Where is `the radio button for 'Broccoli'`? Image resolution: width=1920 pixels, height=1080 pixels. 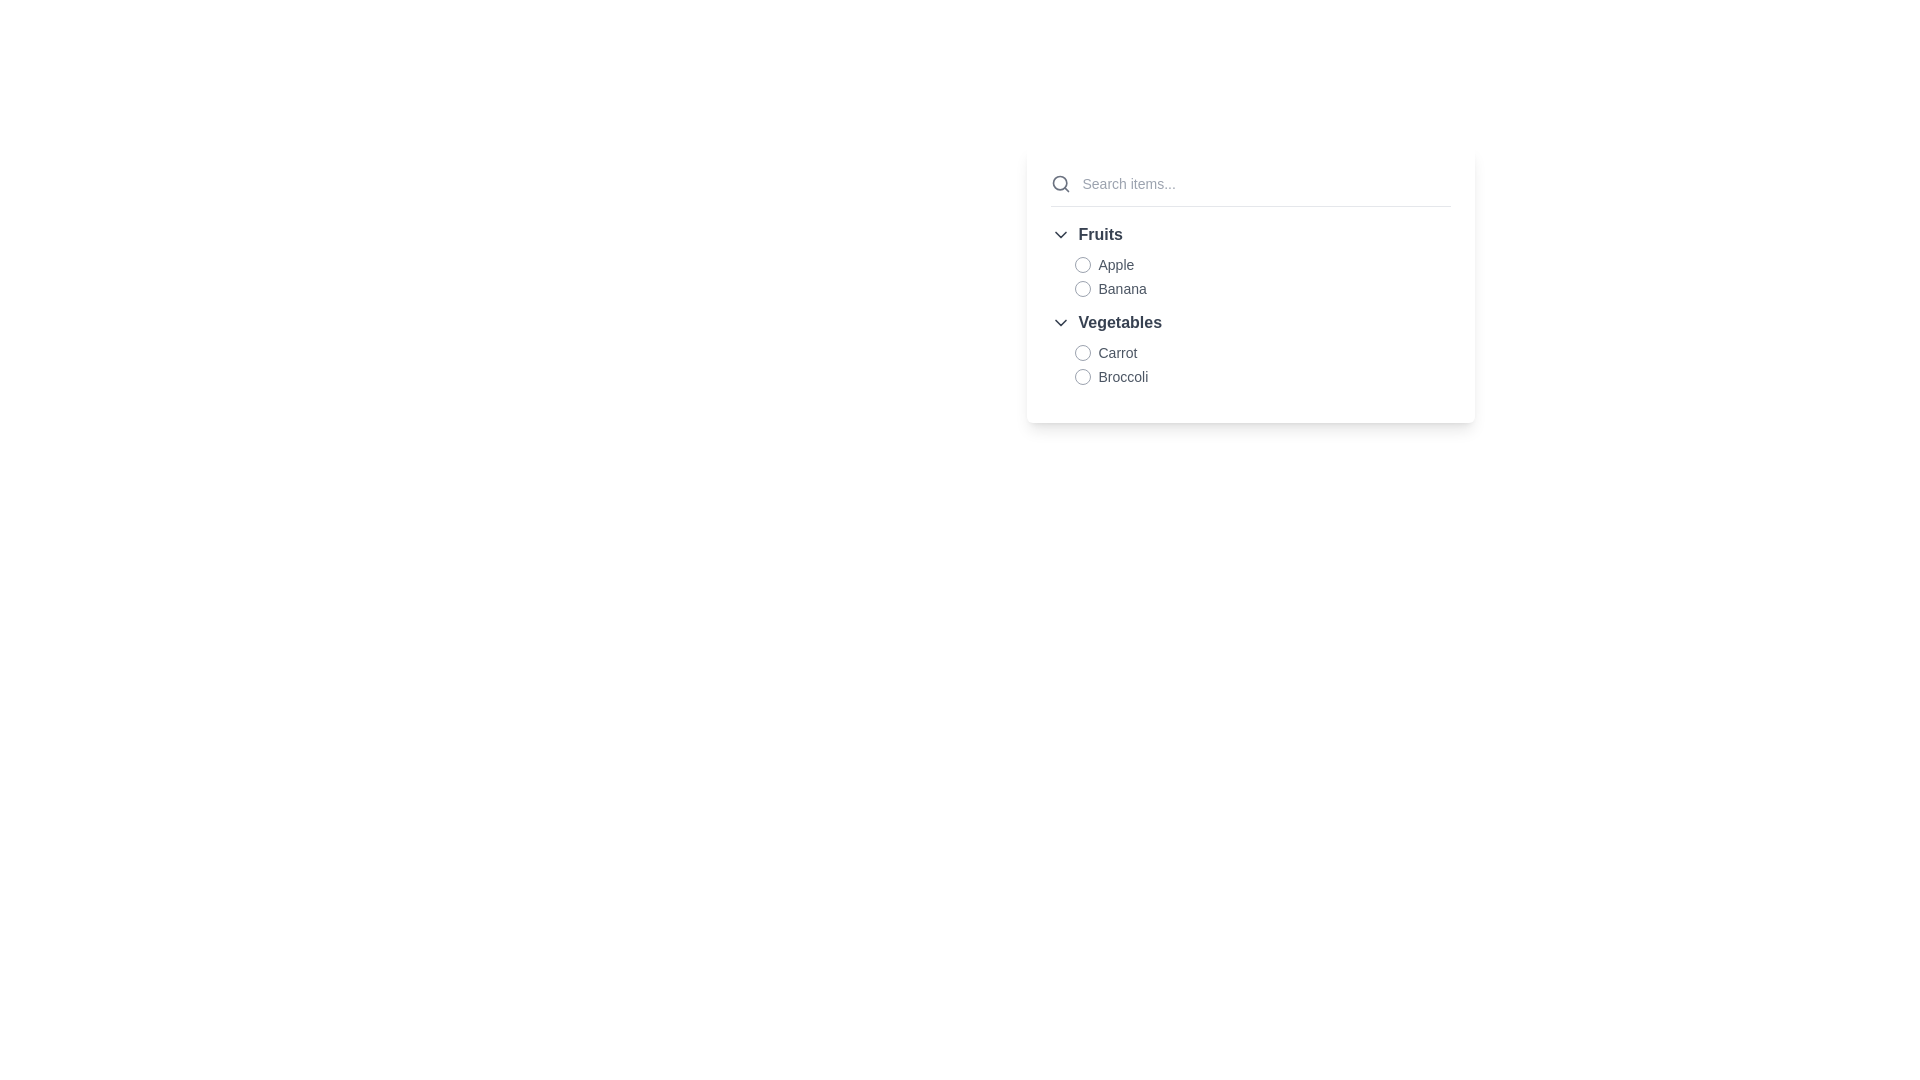
the radio button for 'Broccoli' is located at coordinates (1081, 377).